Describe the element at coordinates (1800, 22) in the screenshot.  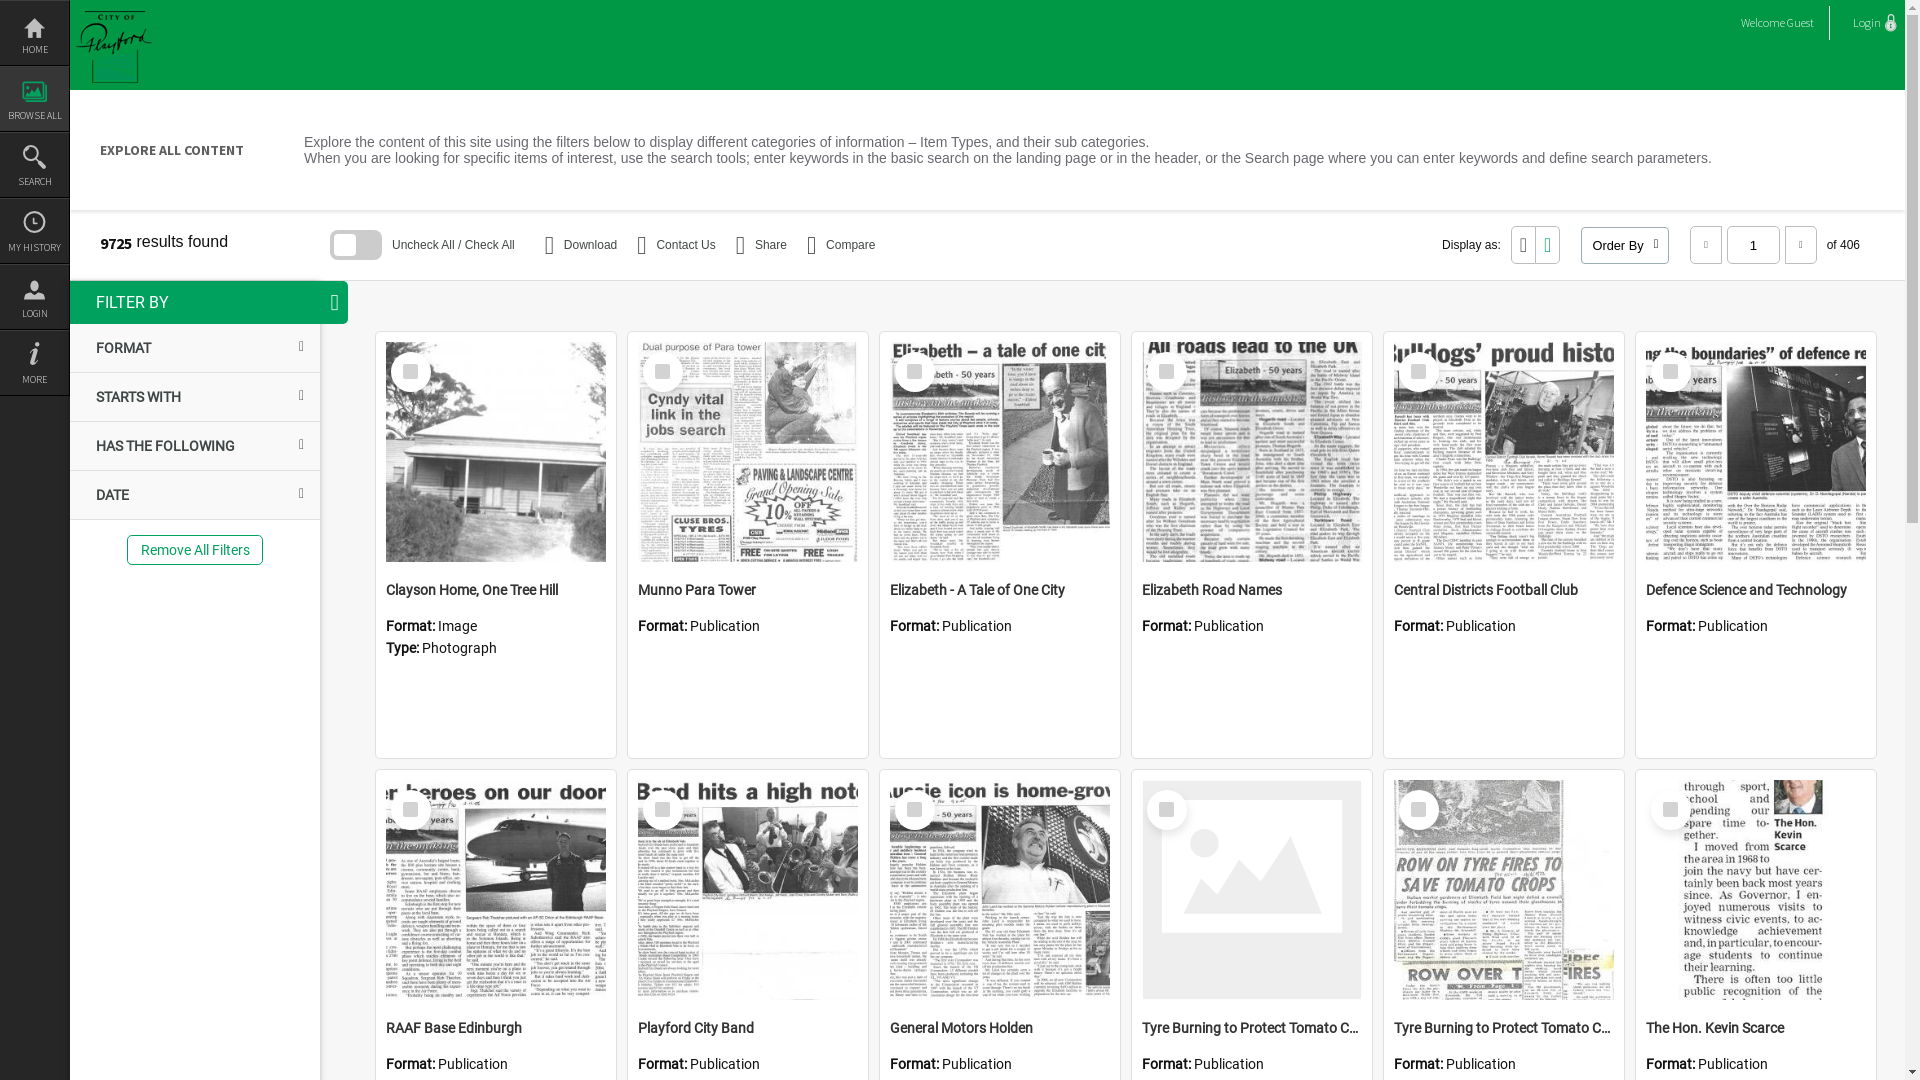
I see `'Guest'` at that location.